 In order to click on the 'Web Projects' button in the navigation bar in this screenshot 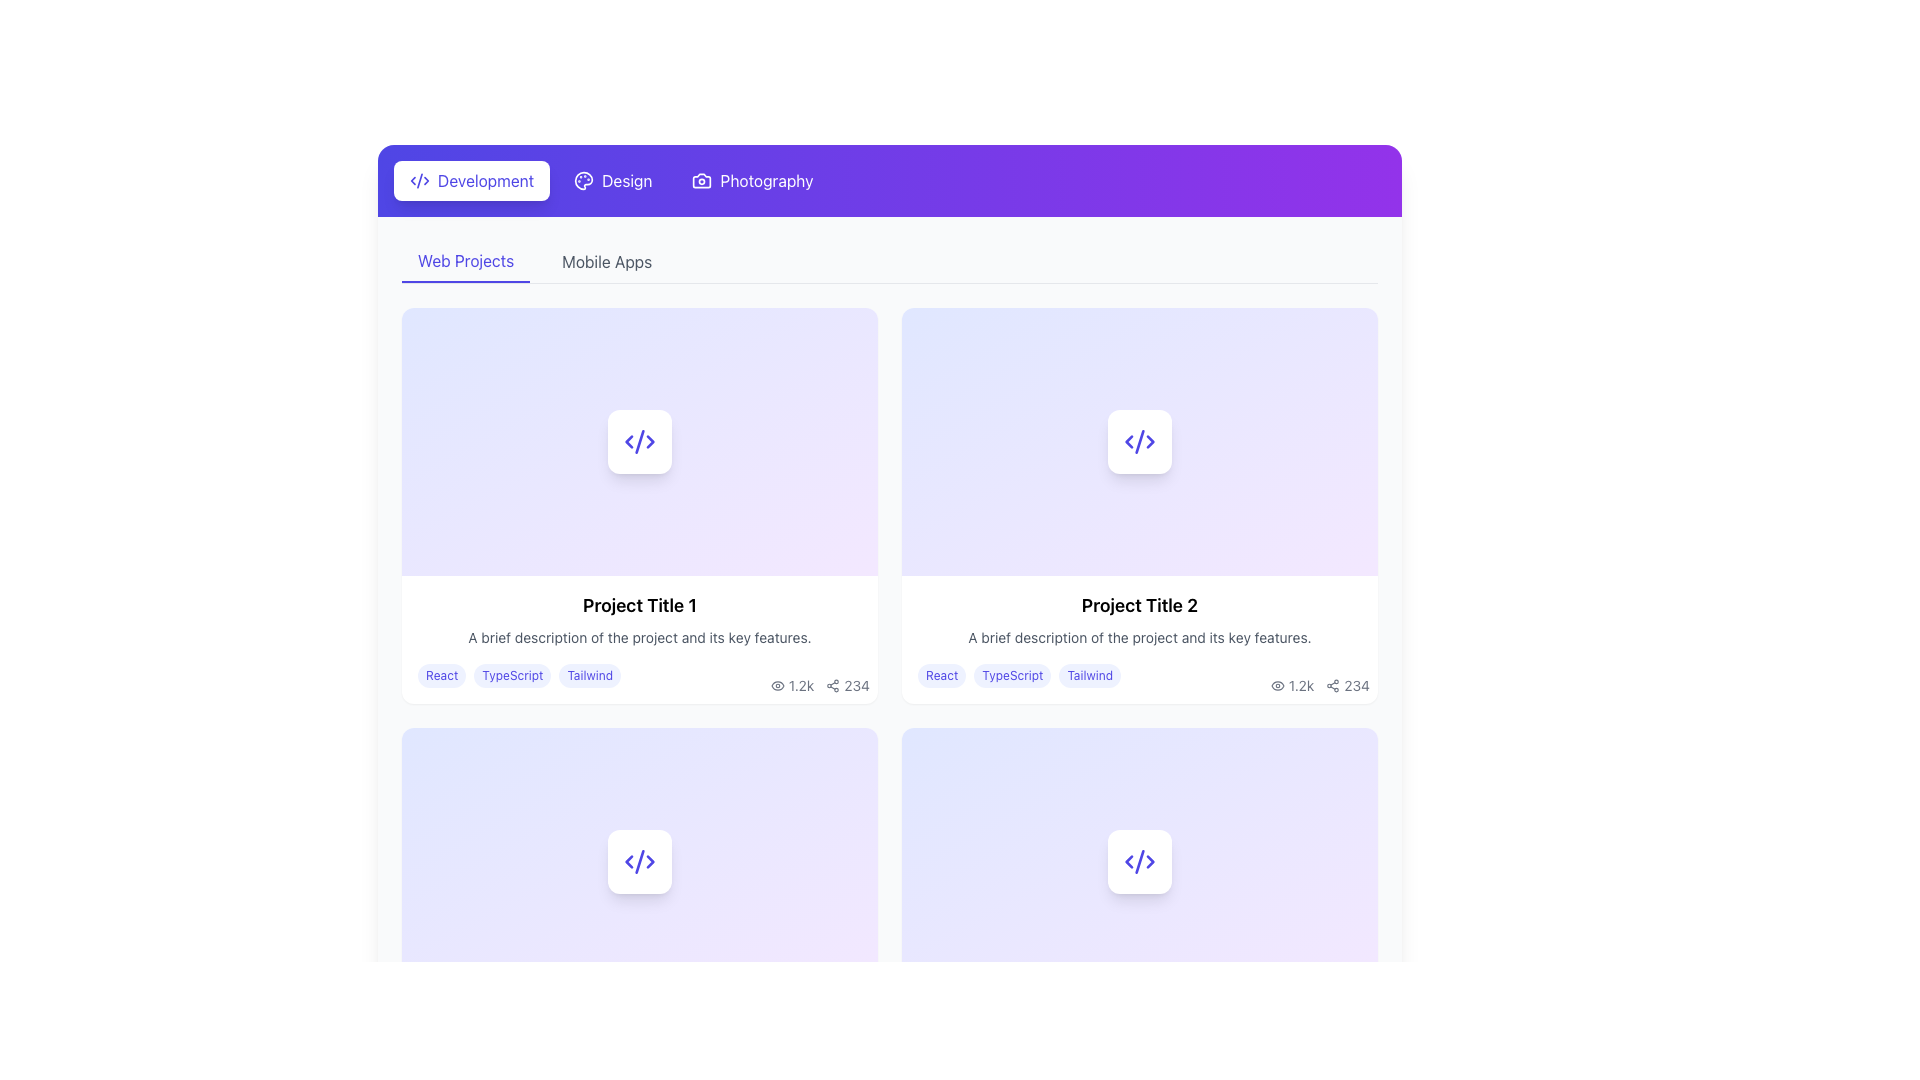, I will do `click(464, 261)`.